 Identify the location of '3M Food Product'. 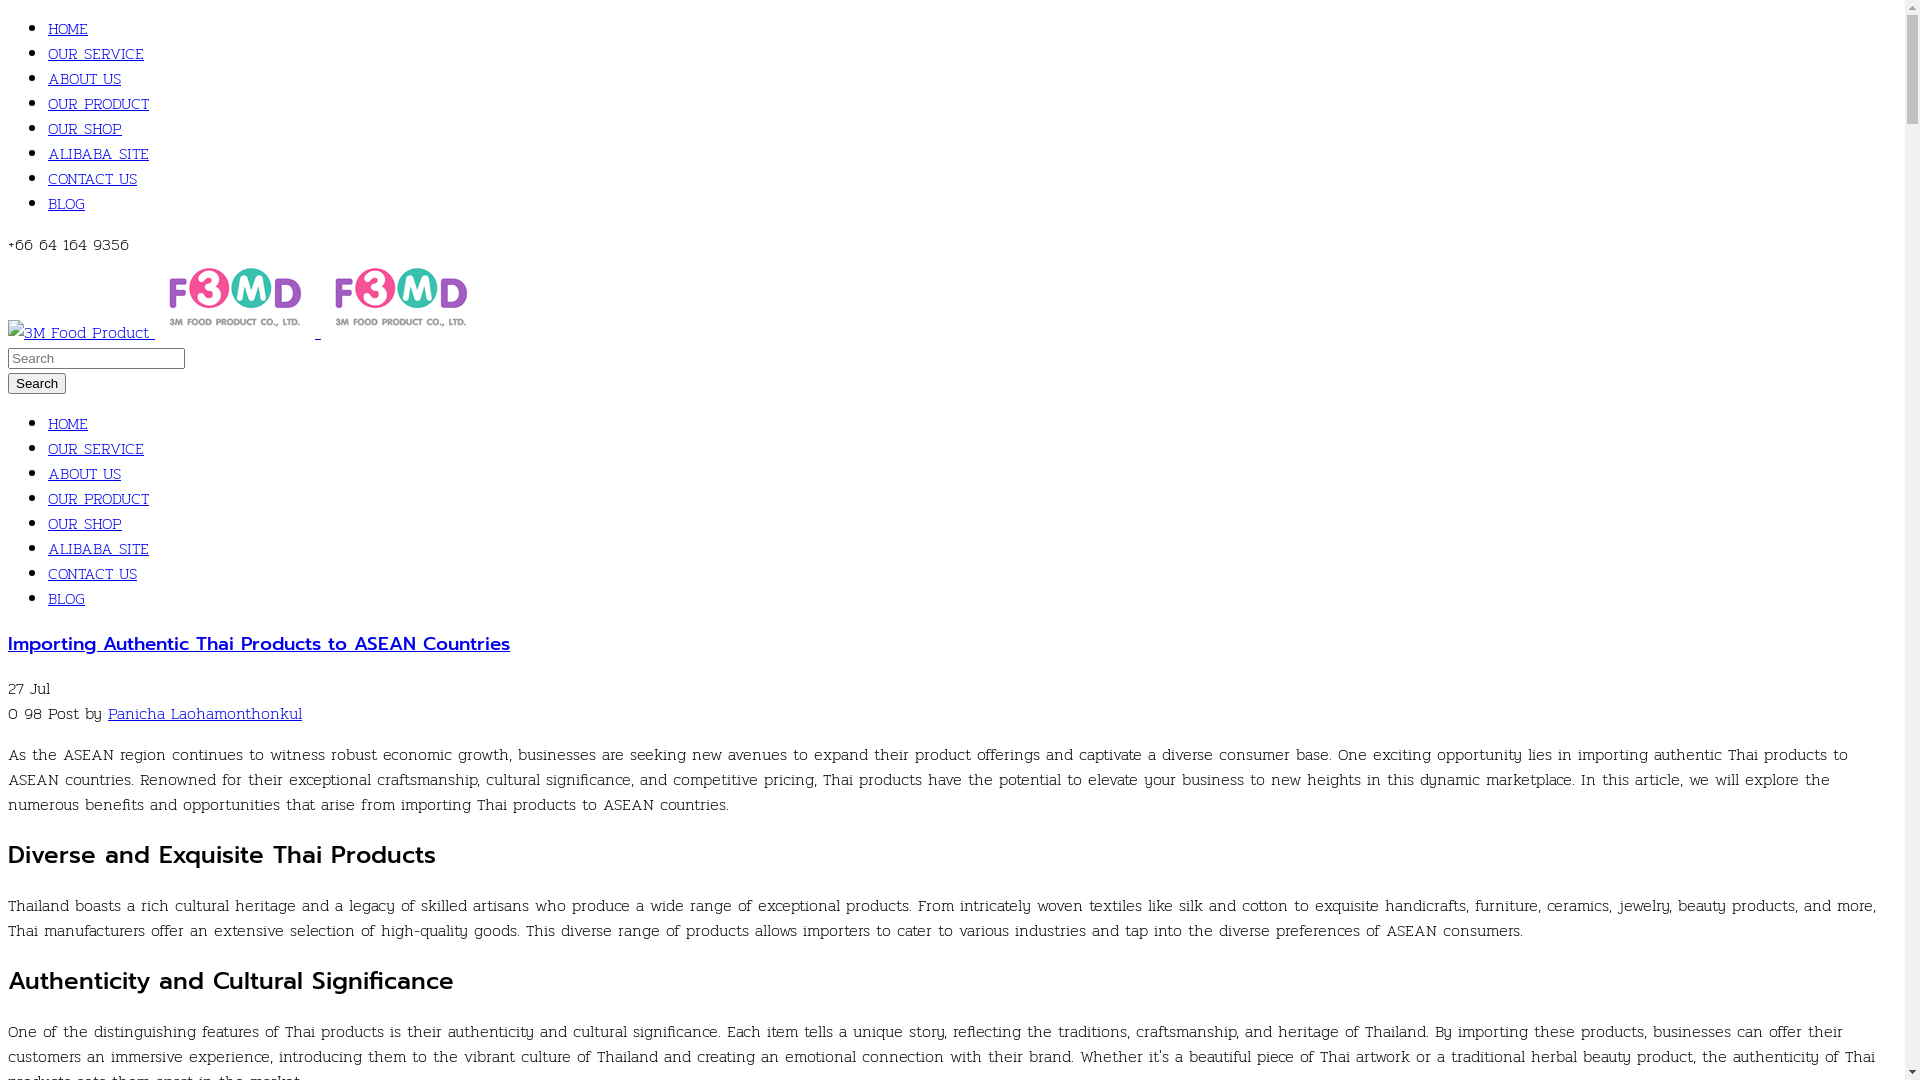
(78, 331).